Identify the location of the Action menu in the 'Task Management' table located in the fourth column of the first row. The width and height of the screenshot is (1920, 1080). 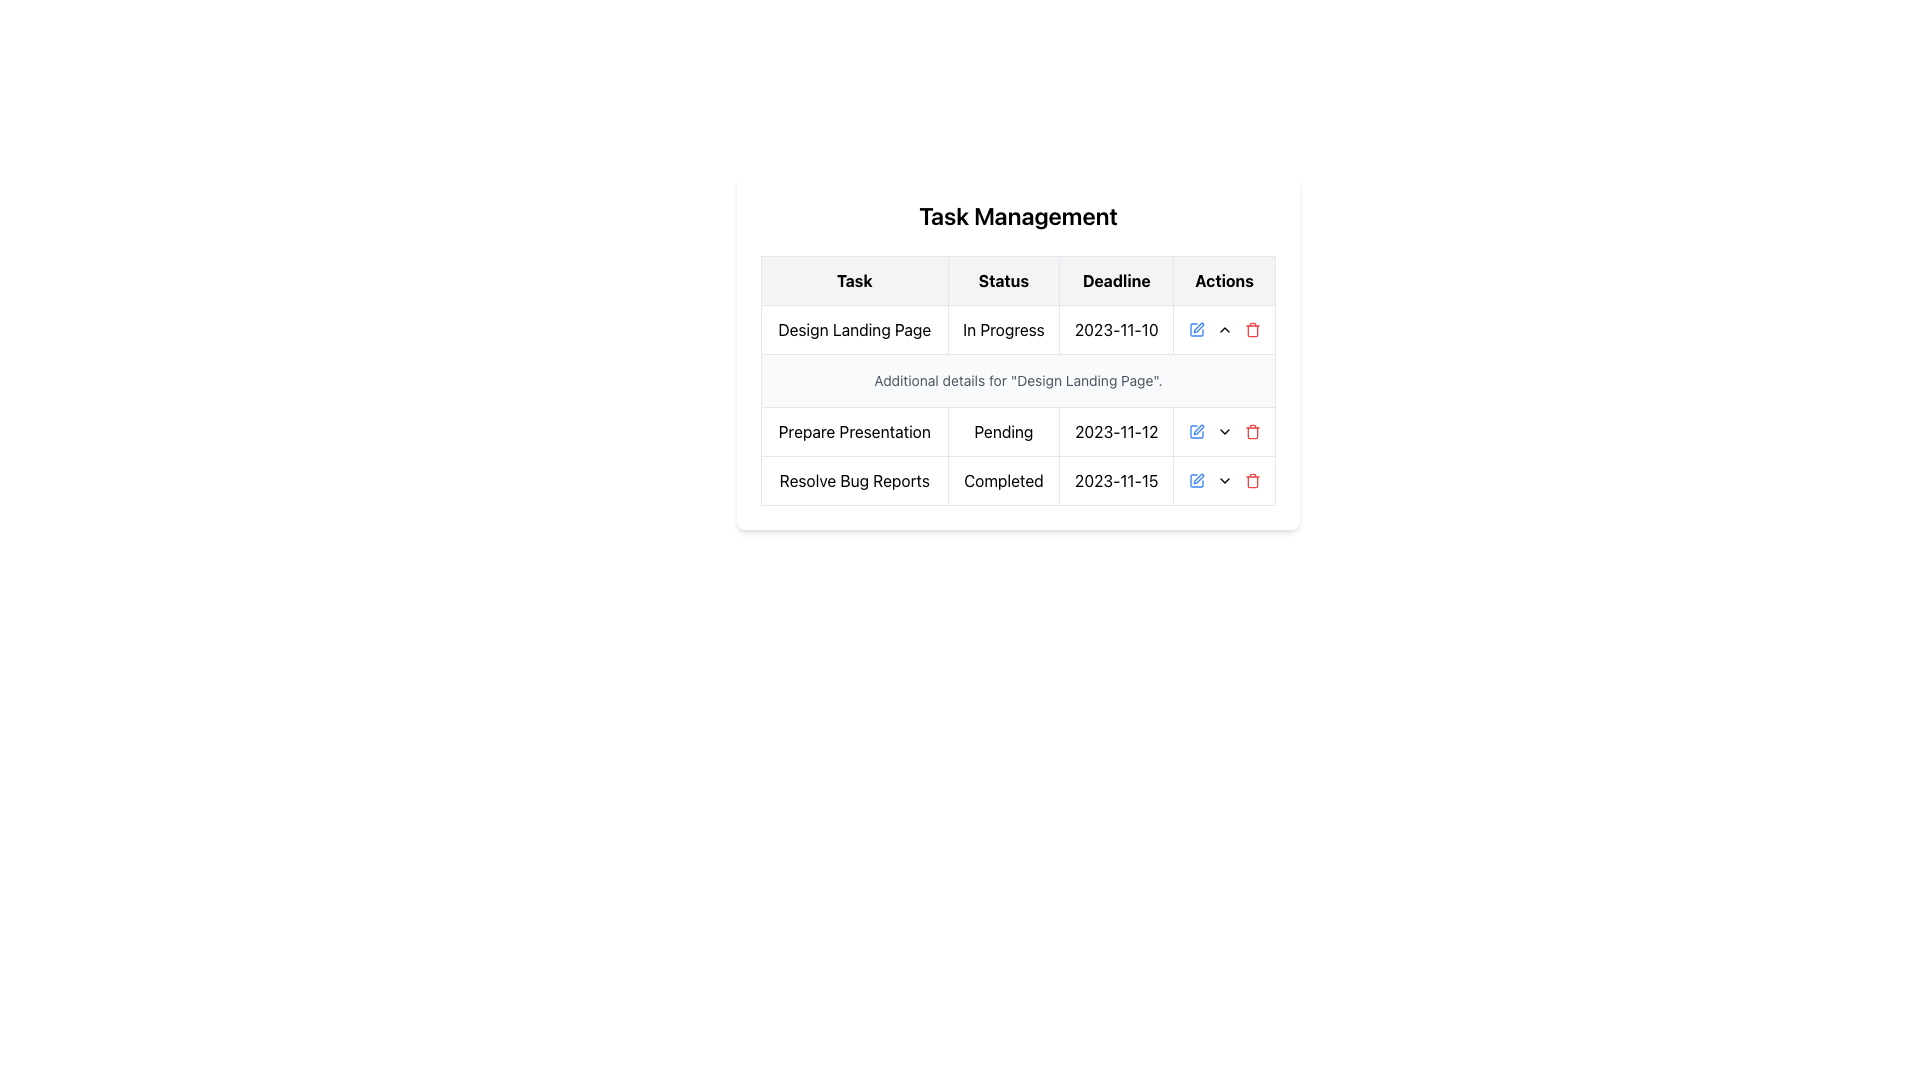
(1223, 329).